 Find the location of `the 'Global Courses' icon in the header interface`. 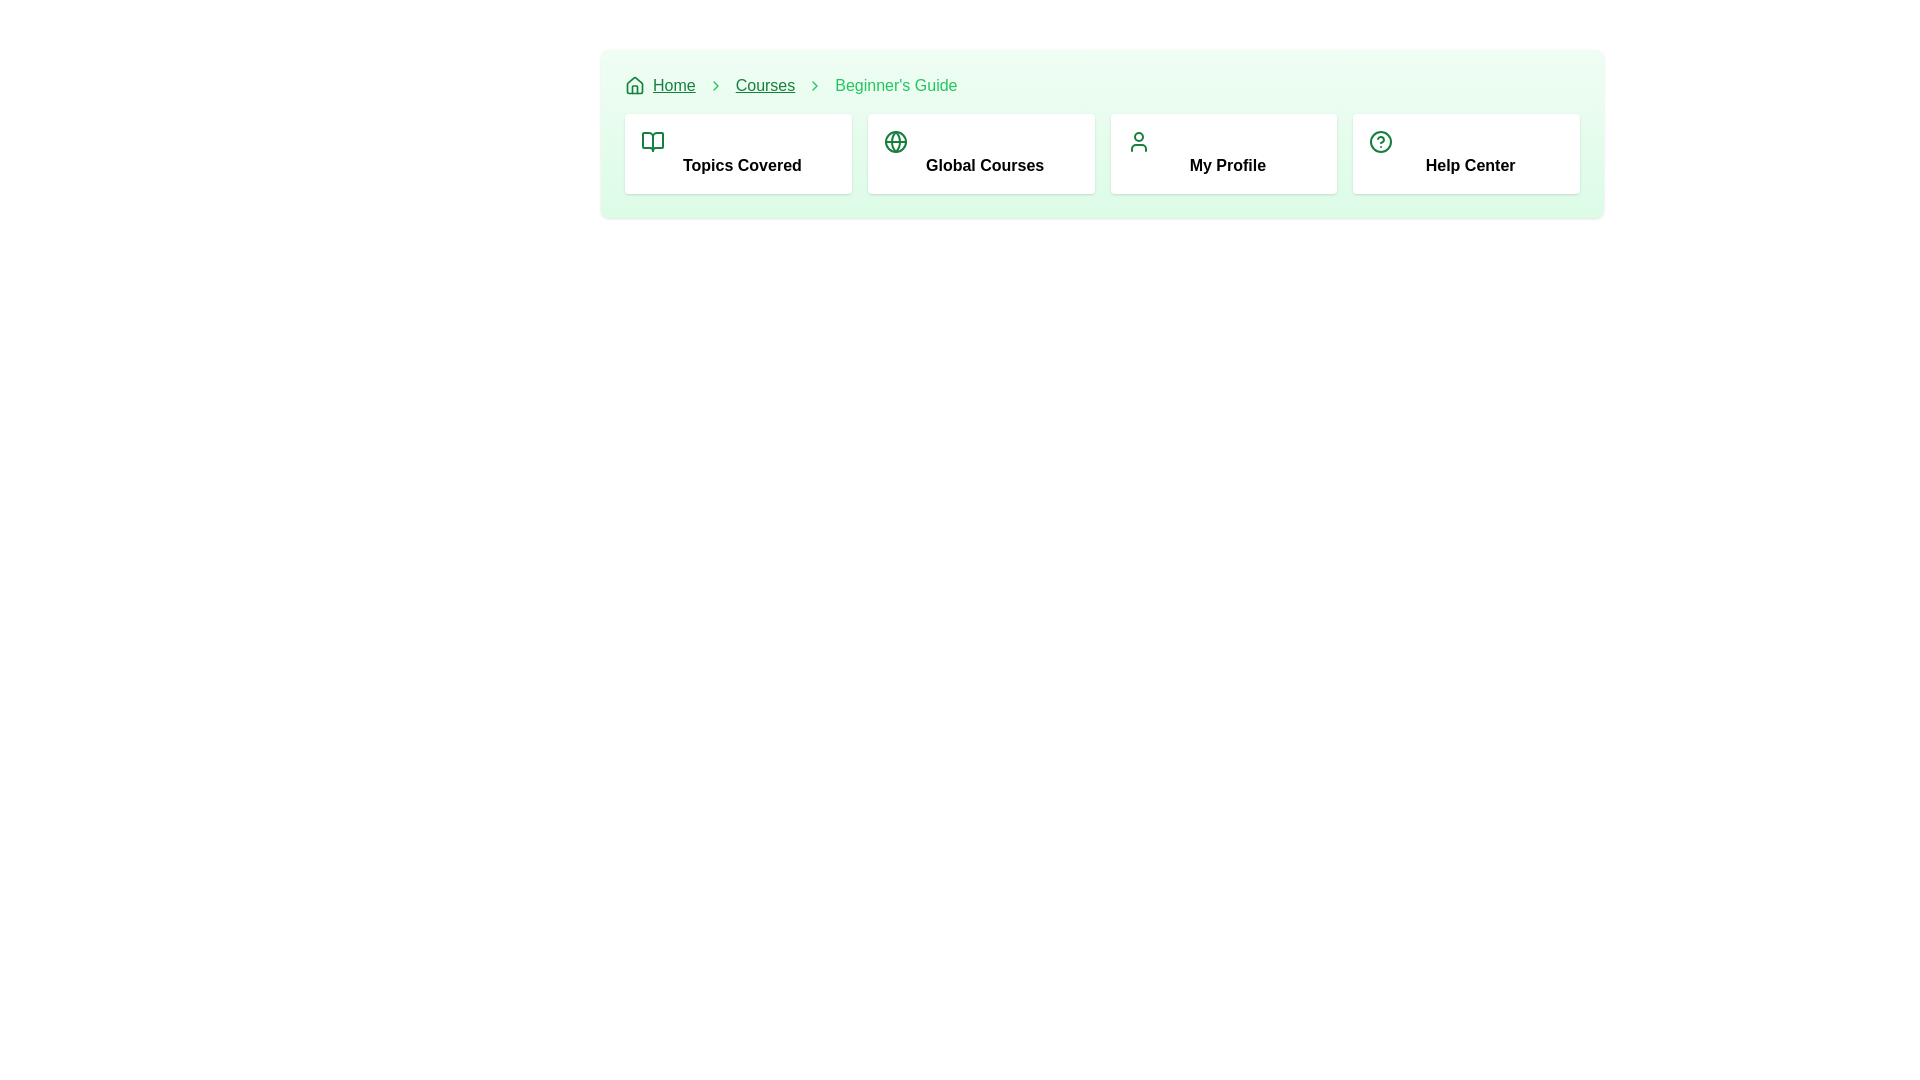

the 'Global Courses' icon in the header interface is located at coordinates (894, 141).